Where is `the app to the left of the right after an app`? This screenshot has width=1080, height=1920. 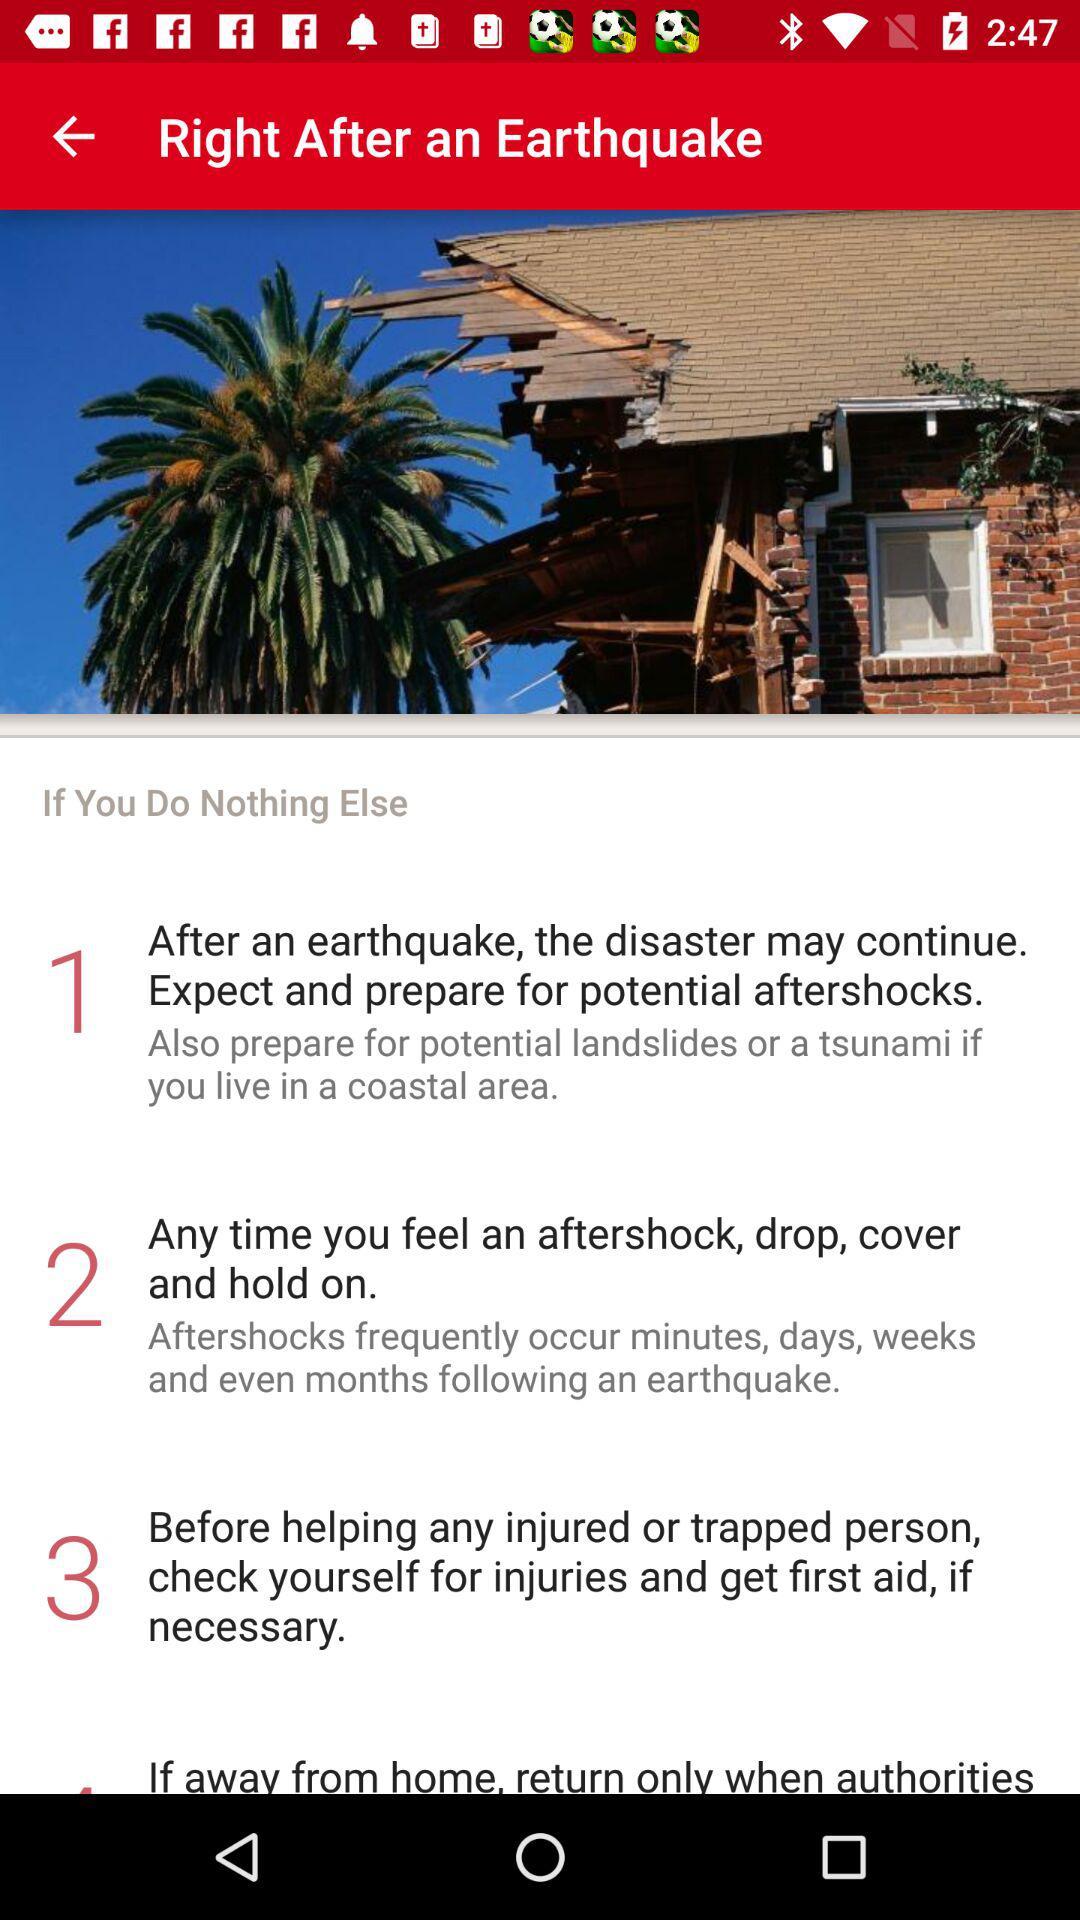 the app to the left of the right after an app is located at coordinates (72, 135).